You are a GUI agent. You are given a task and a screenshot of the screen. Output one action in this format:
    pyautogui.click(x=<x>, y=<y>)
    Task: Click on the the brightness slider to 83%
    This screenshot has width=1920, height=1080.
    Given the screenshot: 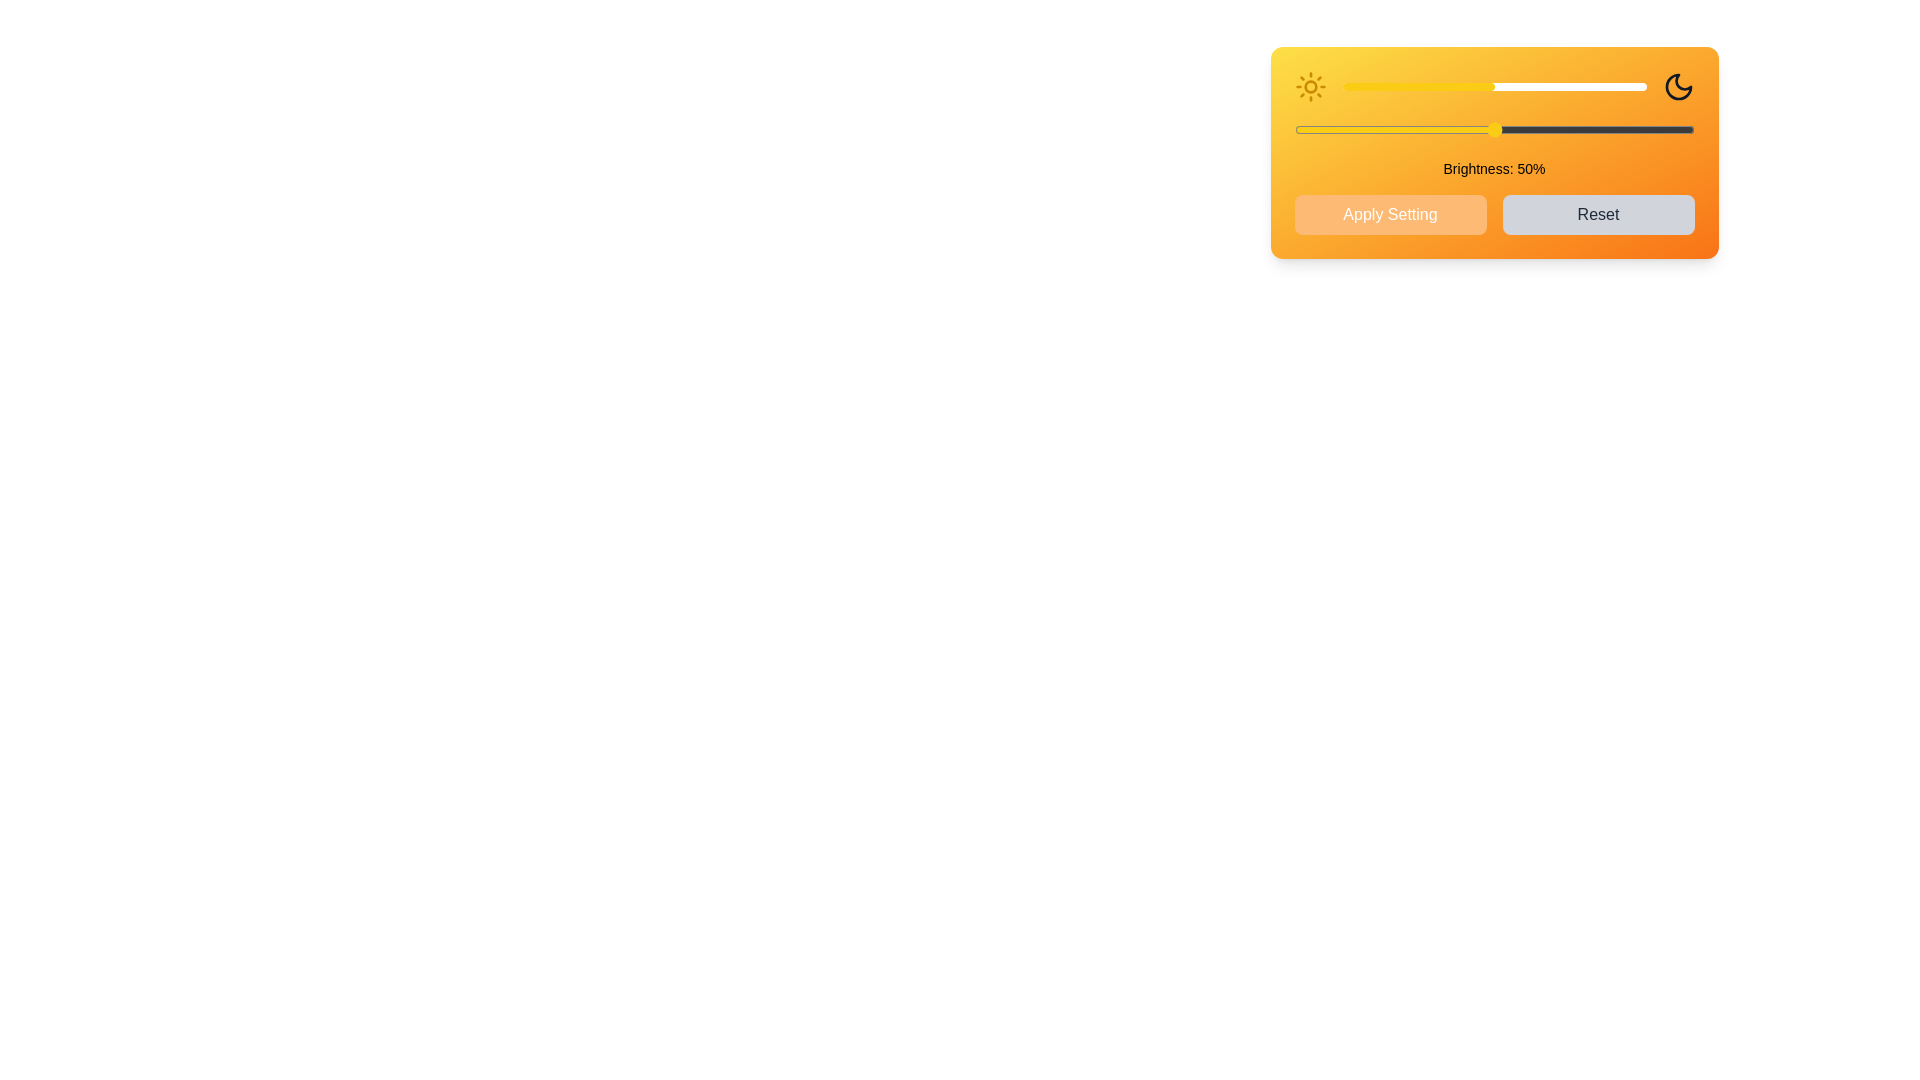 What is the action you would take?
    pyautogui.click(x=1593, y=86)
    